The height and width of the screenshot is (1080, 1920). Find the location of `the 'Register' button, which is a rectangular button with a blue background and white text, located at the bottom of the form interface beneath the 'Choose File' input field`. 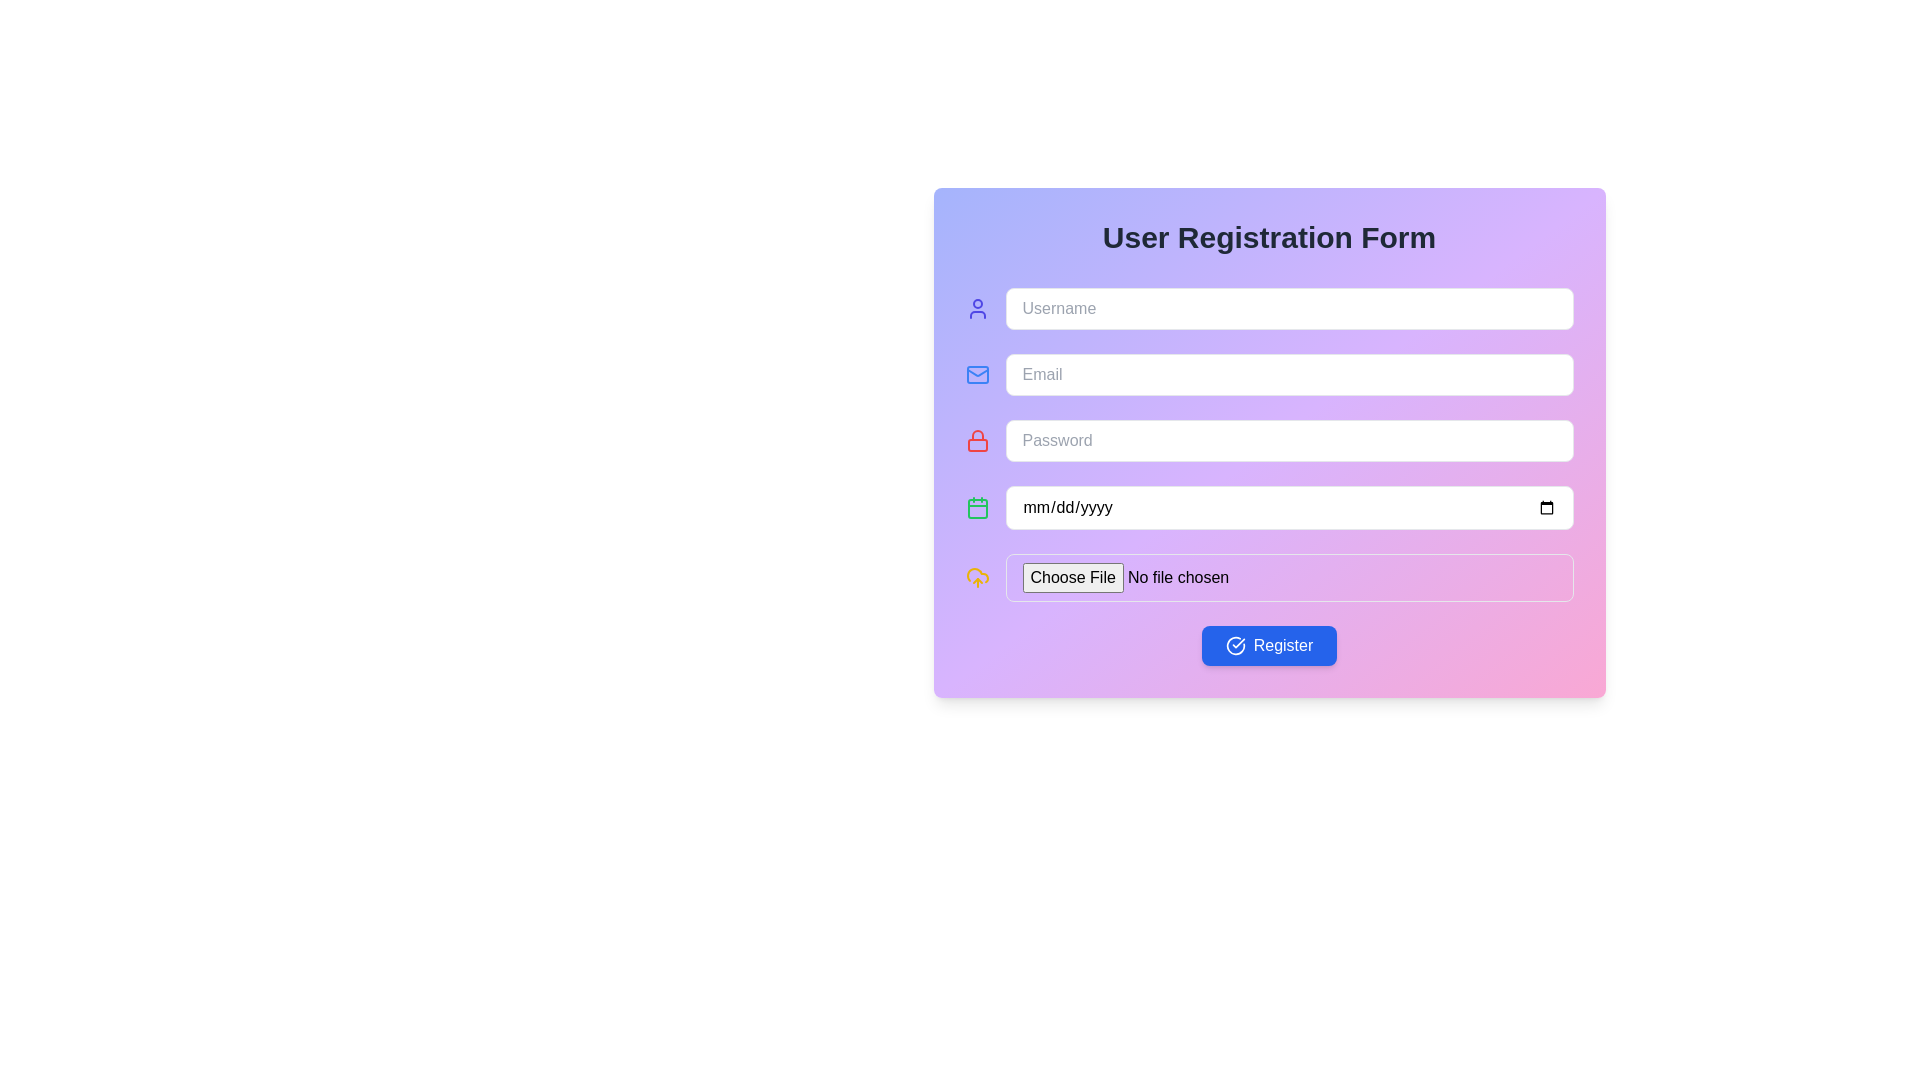

the 'Register' button, which is a rectangular button with a blue background and white text, located at the bottom of the form interface beneath the 'Choose File' input field is located at coordinates (1268, 645).